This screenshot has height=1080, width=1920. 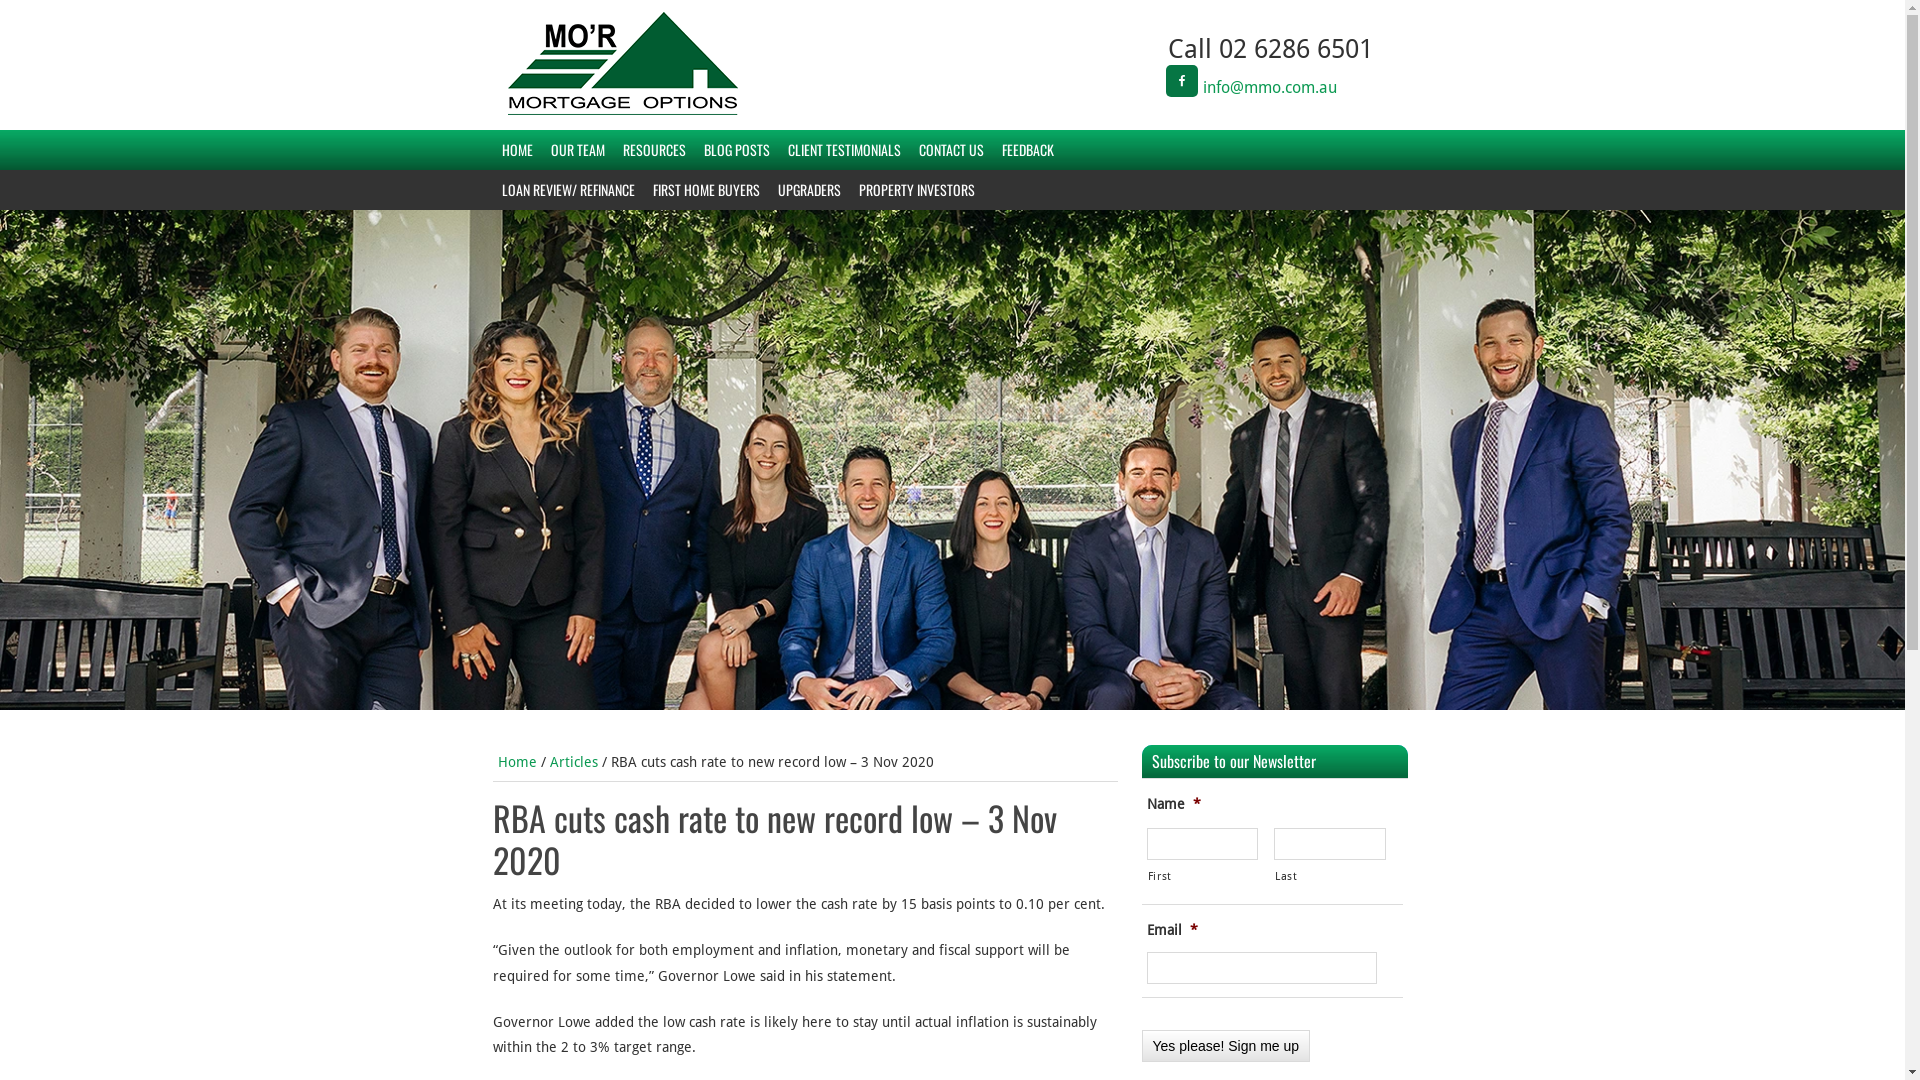 I want to click on 'Articles', so click(x=573, y=762).